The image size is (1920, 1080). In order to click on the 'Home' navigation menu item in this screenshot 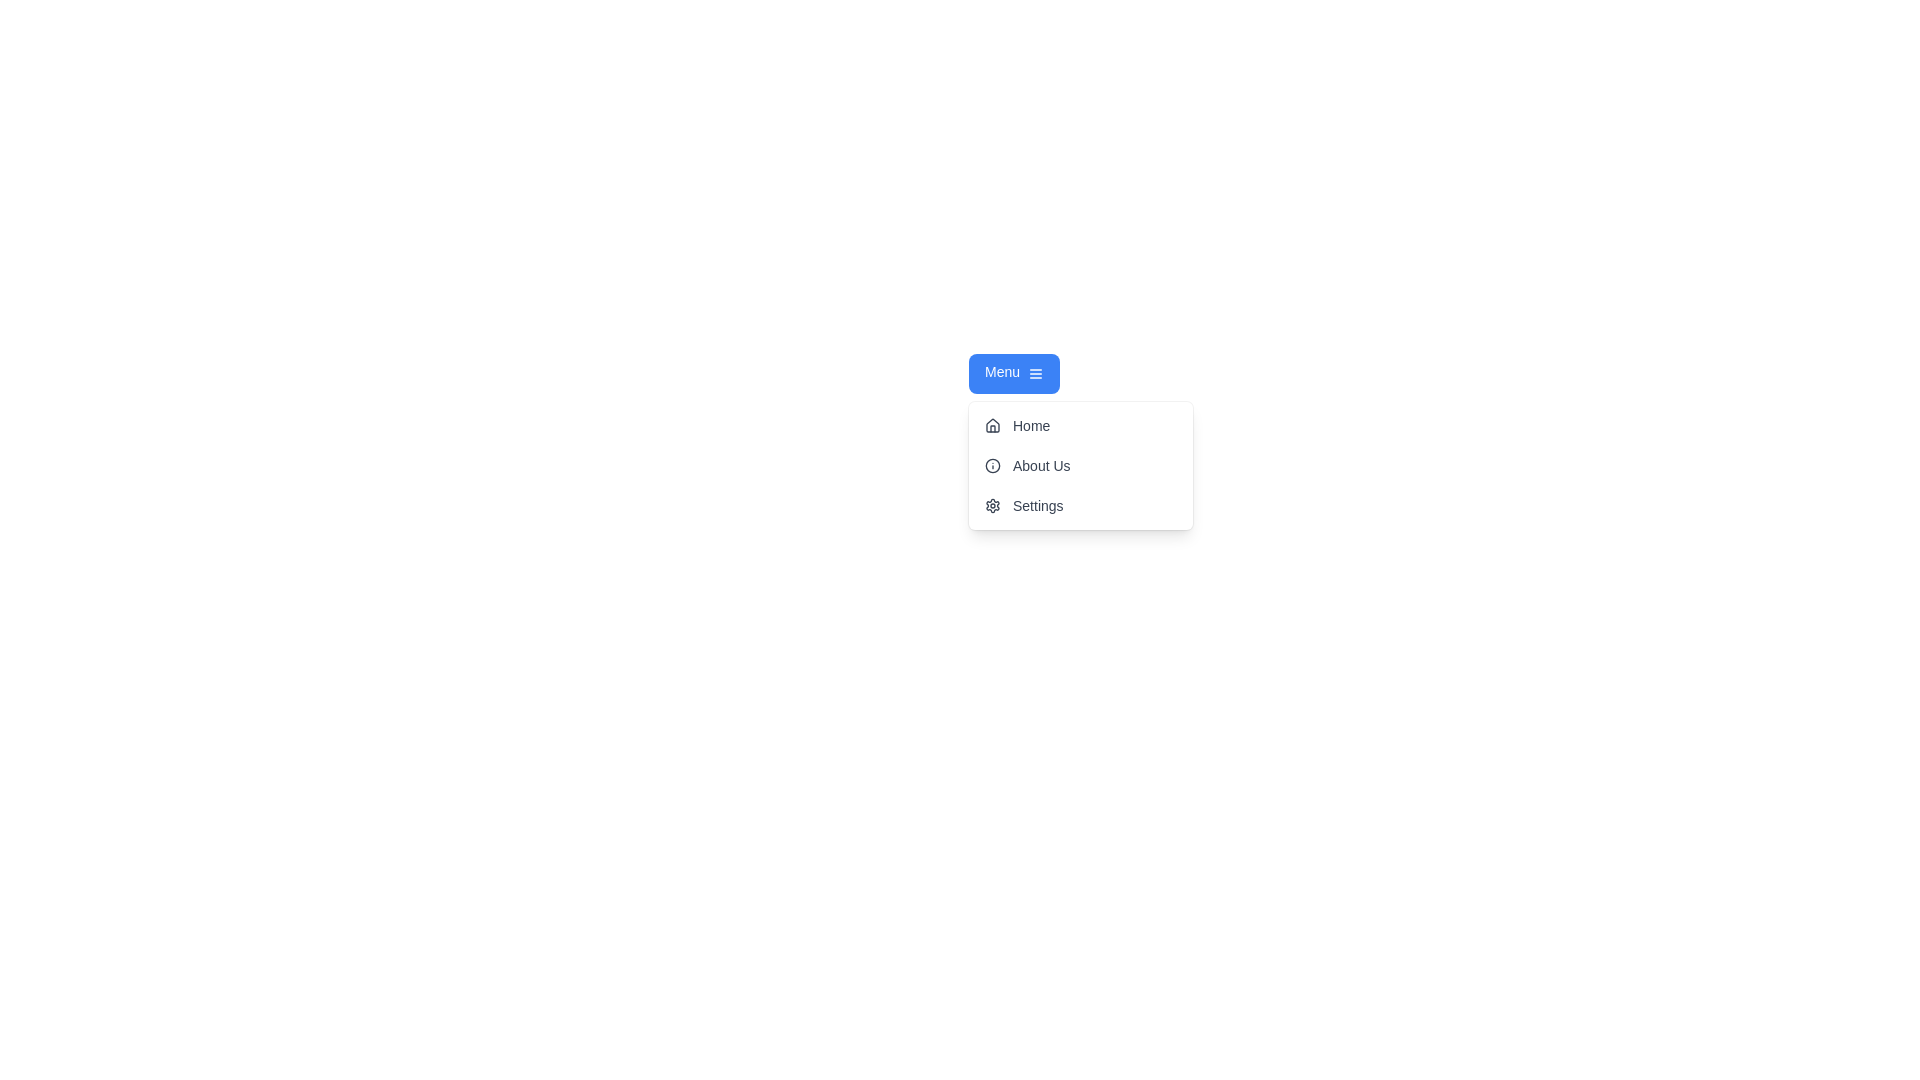, I will do `click(1079, 424)`.